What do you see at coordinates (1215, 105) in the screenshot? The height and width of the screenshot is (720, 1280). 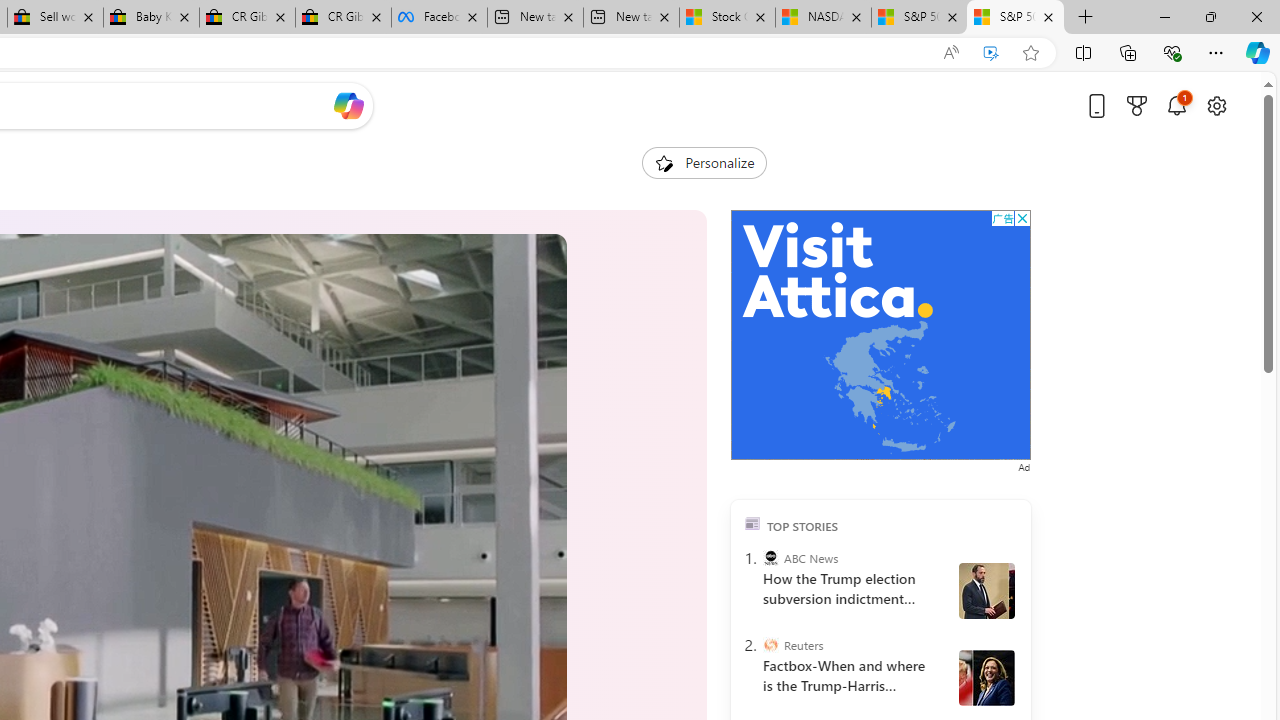 I see `'Open settings'` at bounding box center [1215, 105].